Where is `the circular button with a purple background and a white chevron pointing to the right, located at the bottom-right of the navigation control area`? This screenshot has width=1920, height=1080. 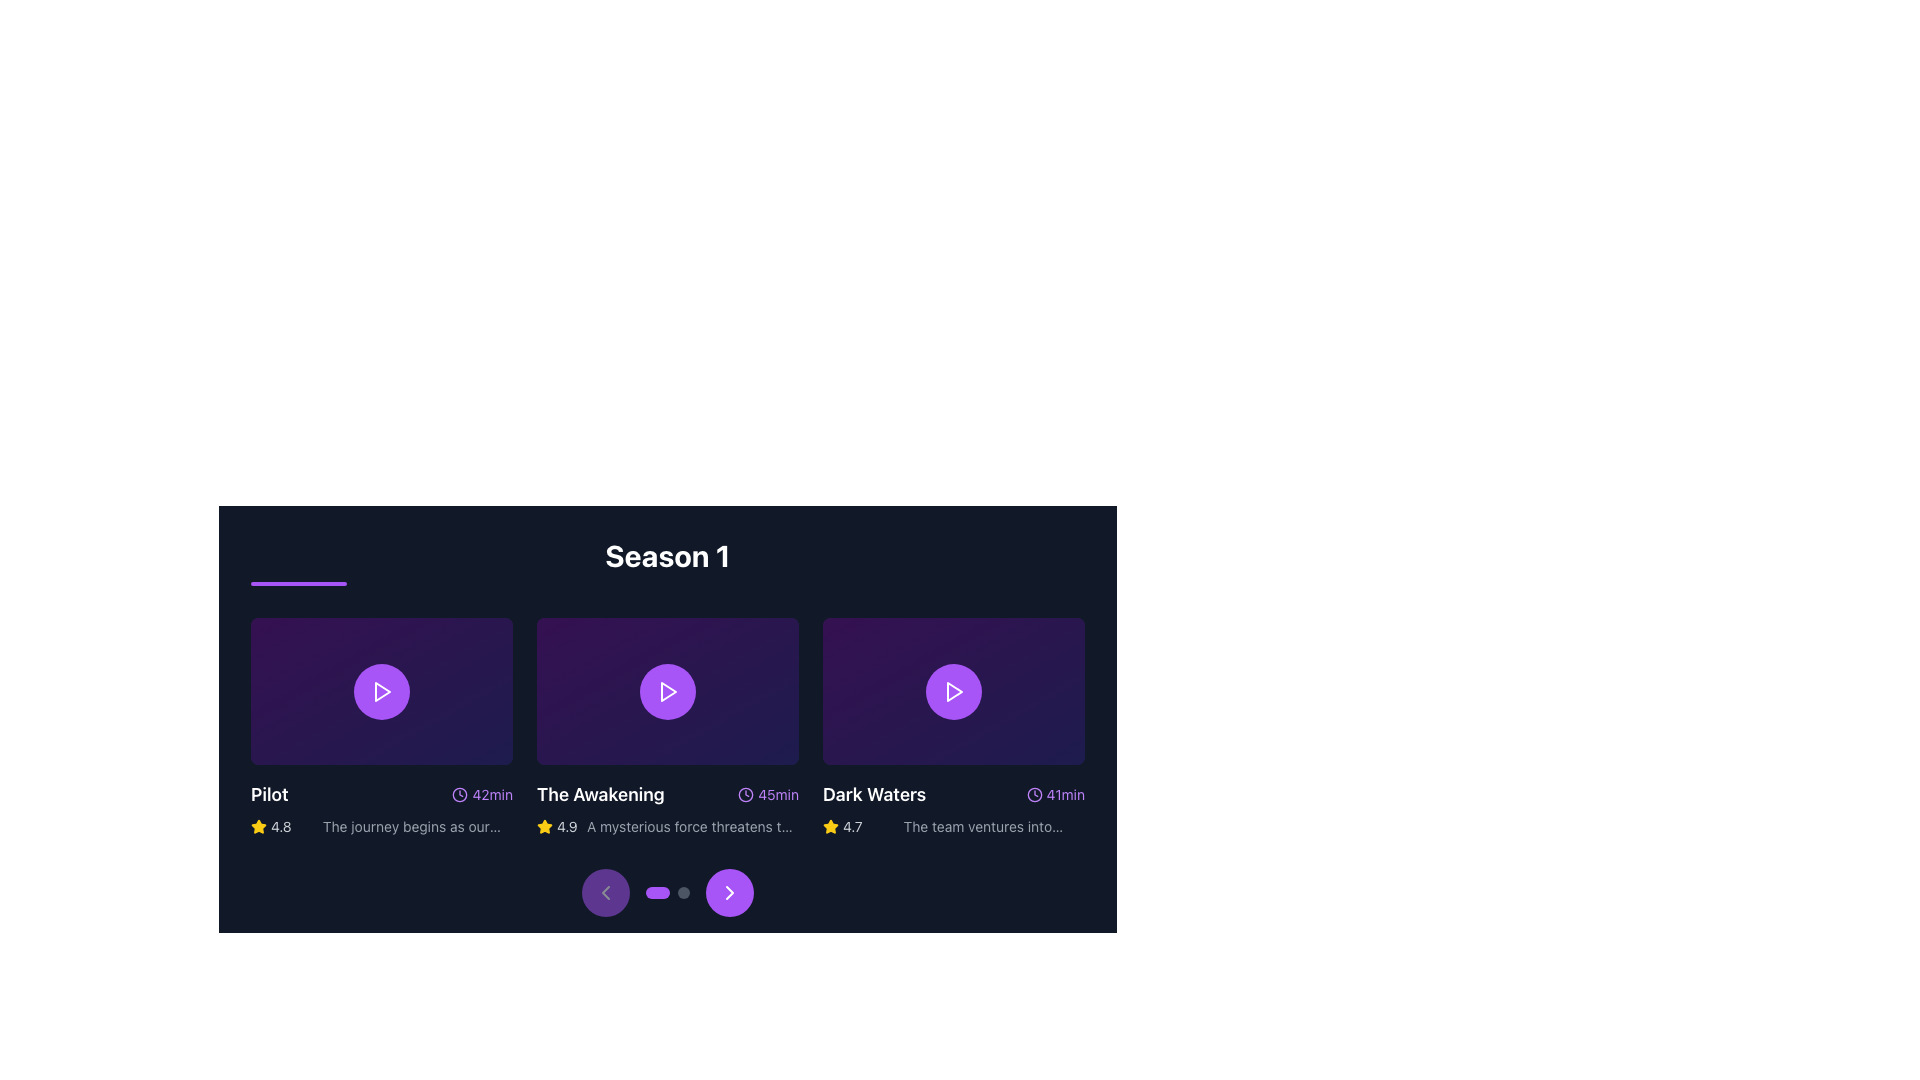
the circular button with a purple background and a white chevron pointing to the right, located at the bottom-right of the navigation control area is located at coordinates (728, 892).